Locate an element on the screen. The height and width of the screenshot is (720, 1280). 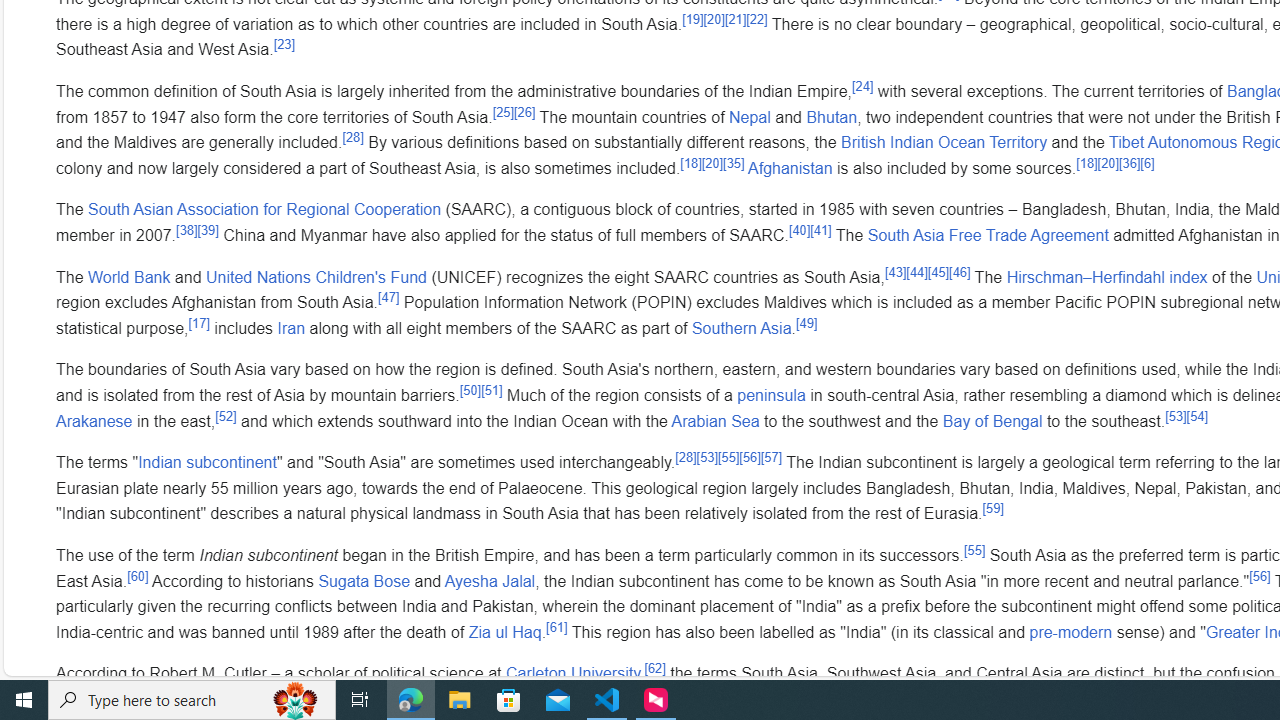
'[36]' is located at coordinates (1128, 162).